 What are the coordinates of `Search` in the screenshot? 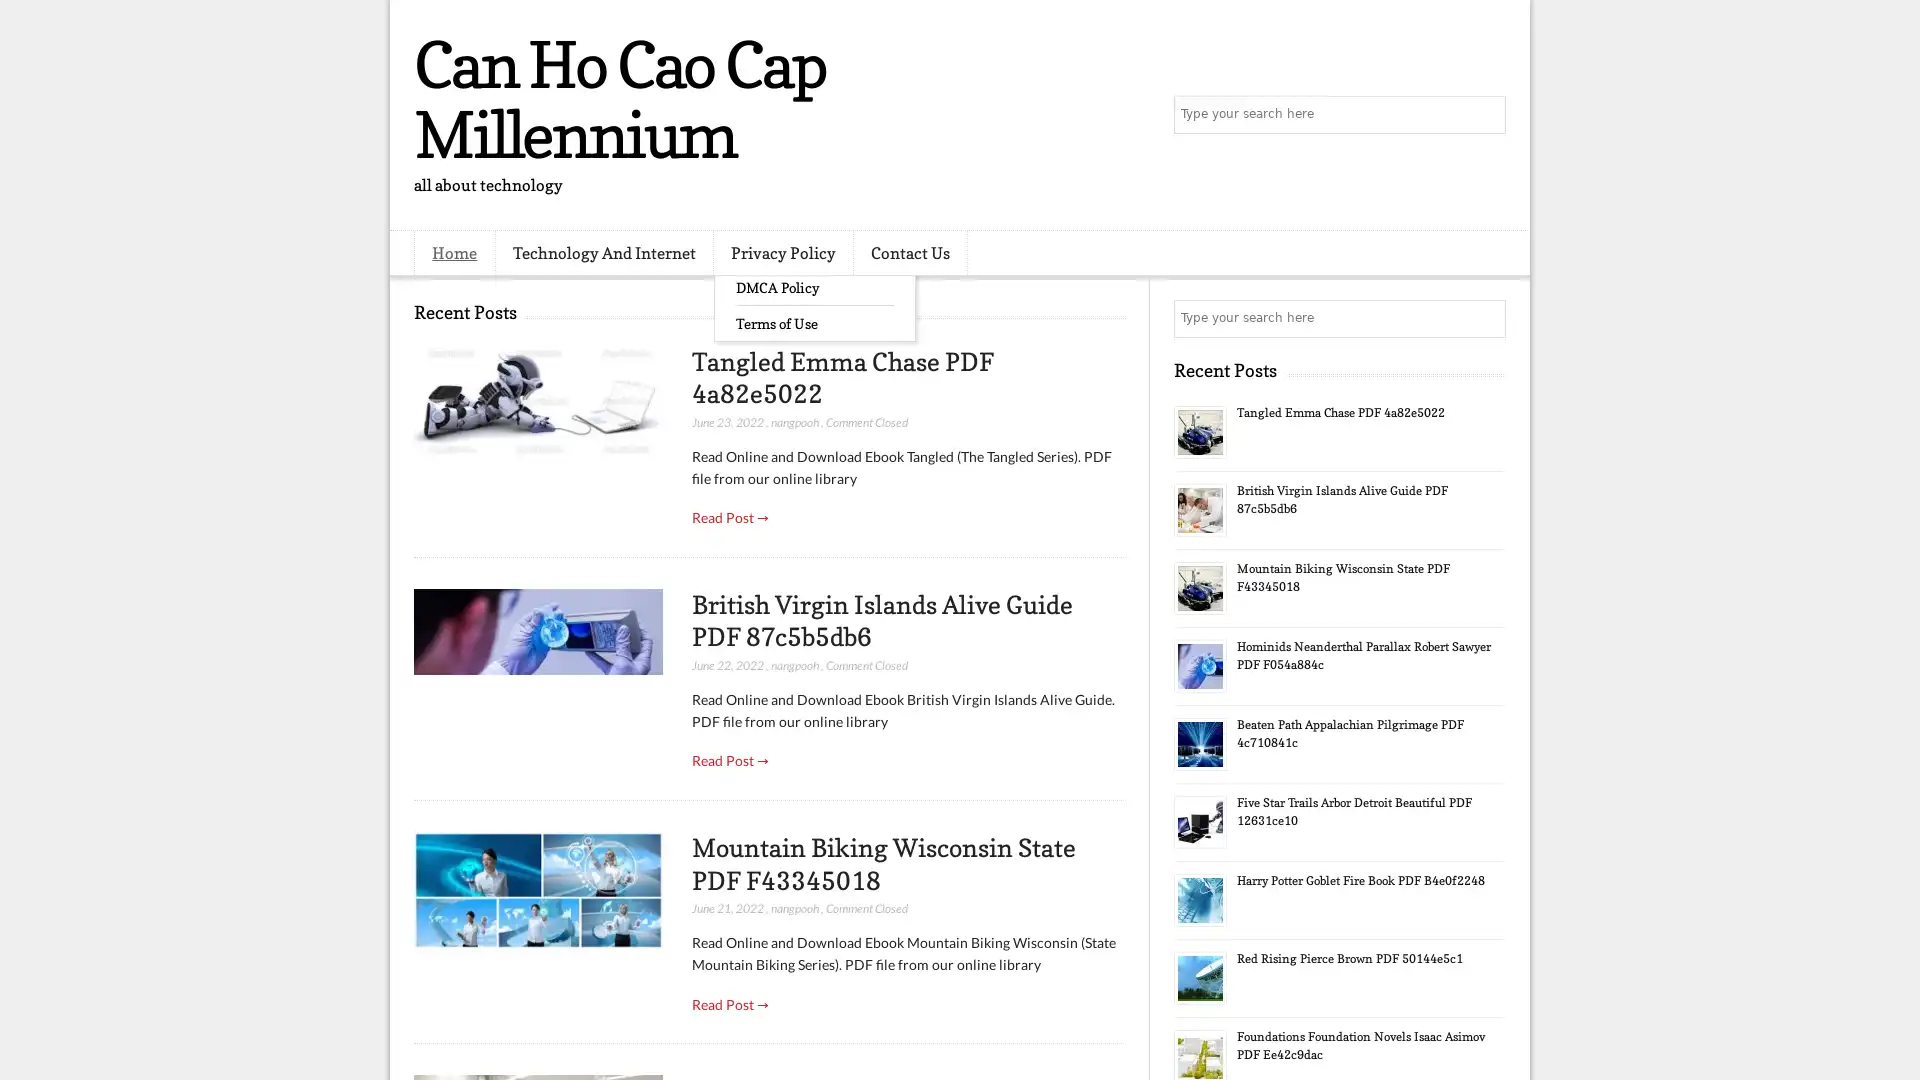 It's located at (1485, 115).